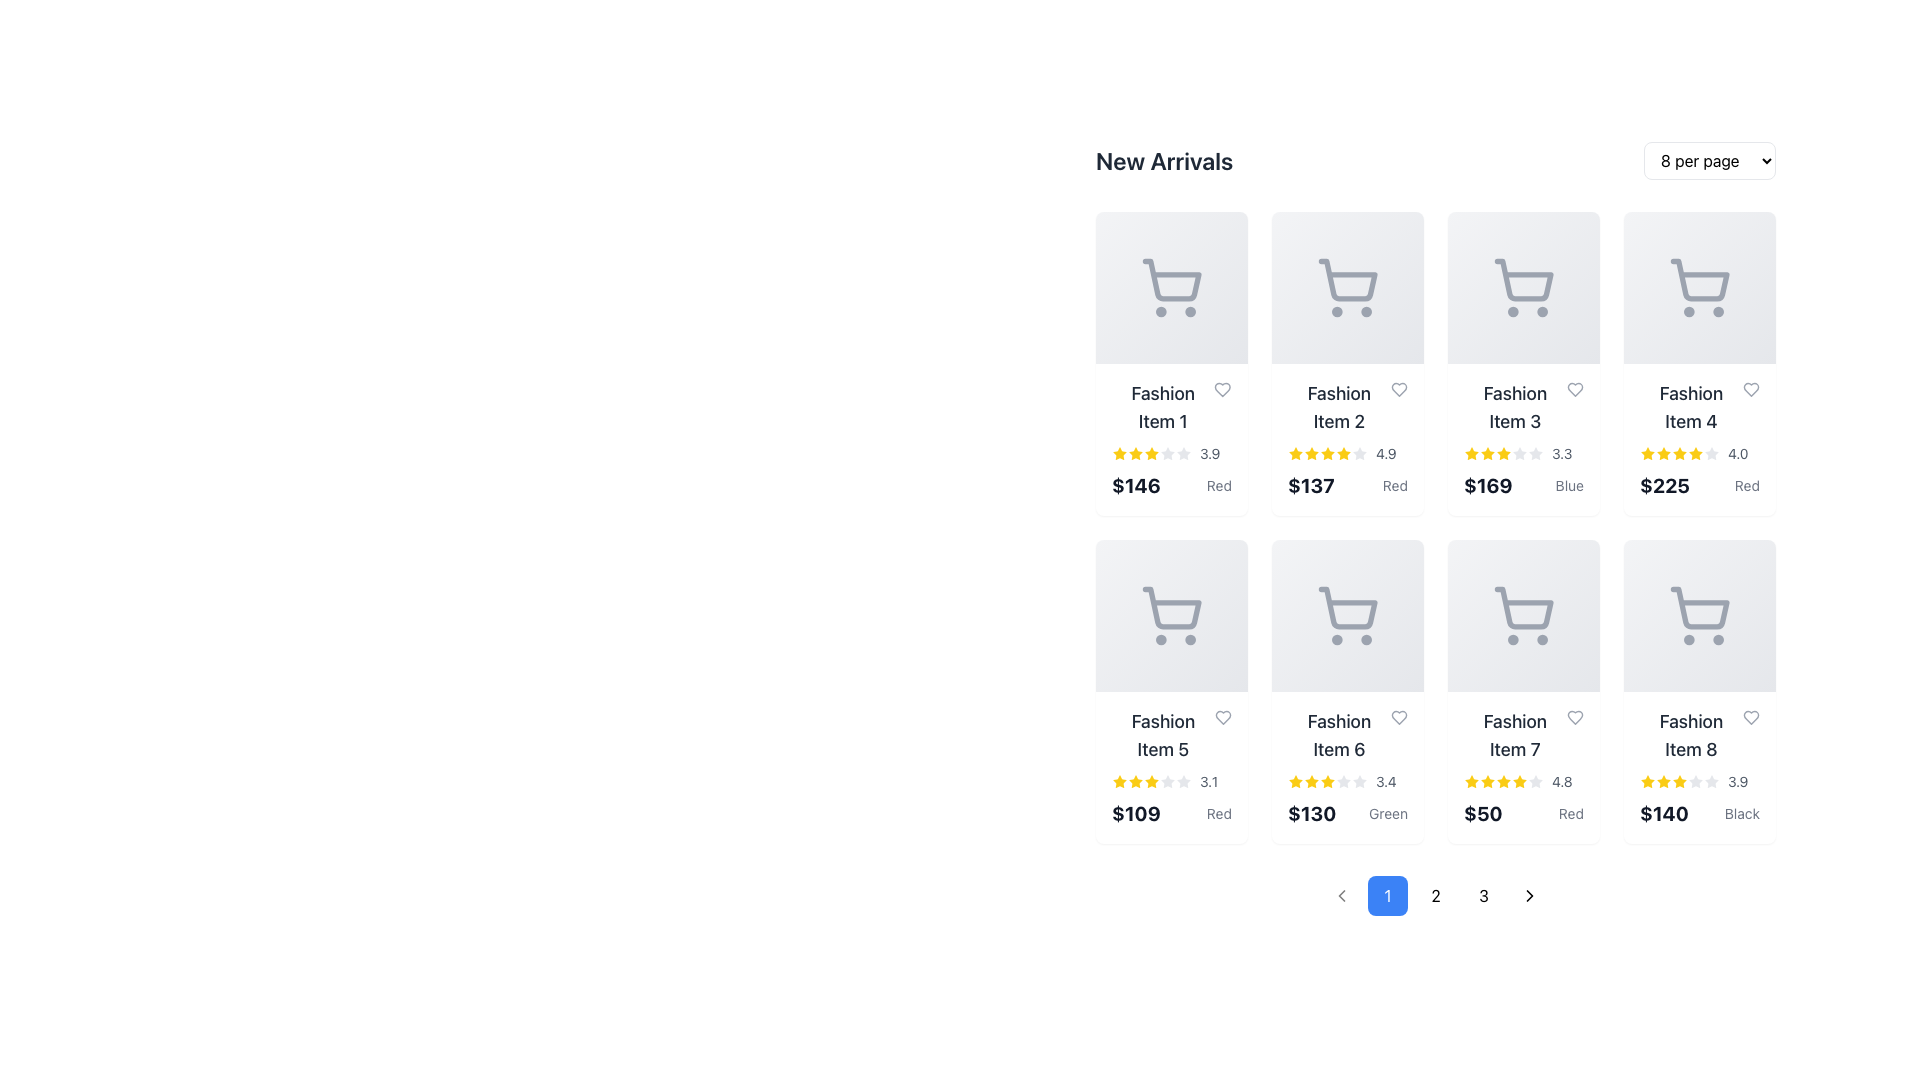 This screenshot has height=1080, width=1920. Describe the element at coordinates (1698, 288) in the screenshot. I see `the shopping cart icon located in the top right corner of the product card grid, specifically in the fourth column of the first row, for information` at that location.